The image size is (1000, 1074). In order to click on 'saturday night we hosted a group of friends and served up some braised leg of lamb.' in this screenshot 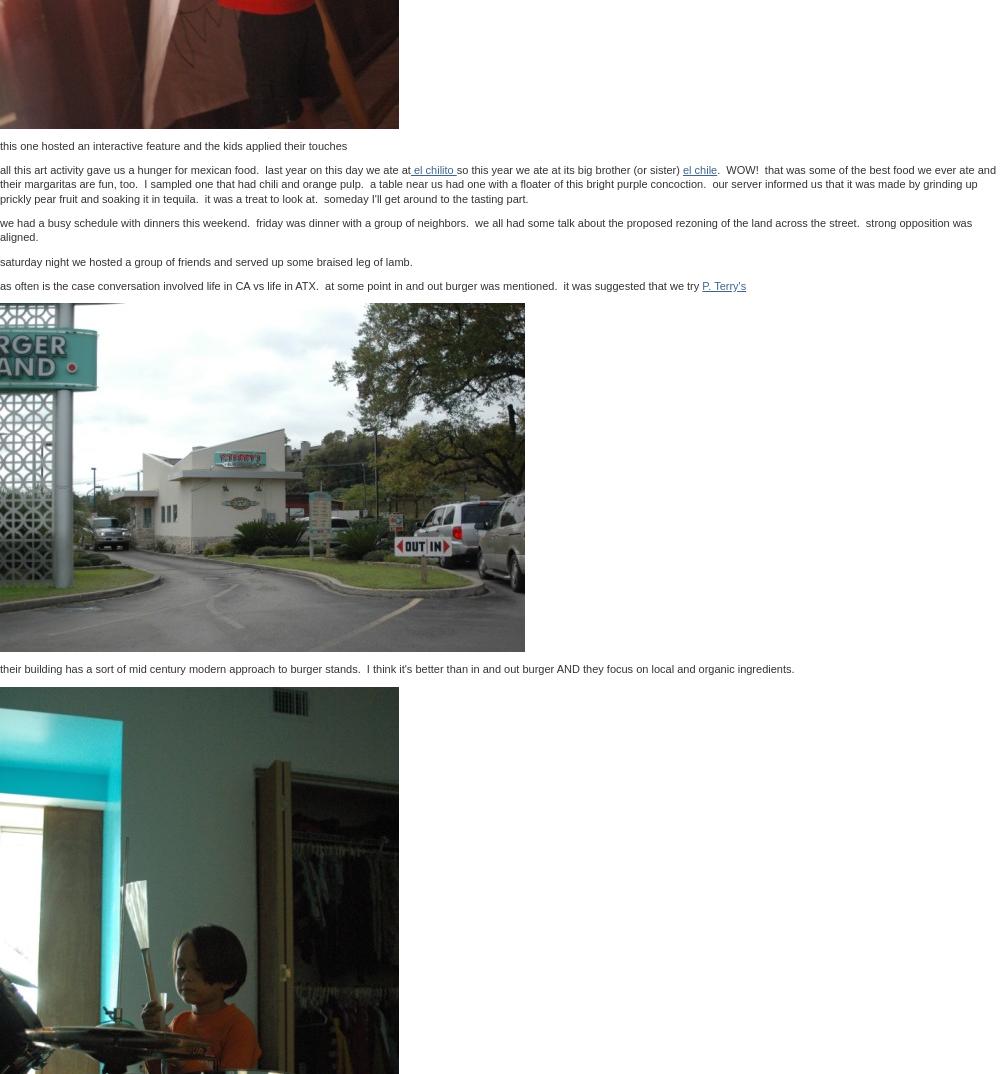, I will do `click(205, 259)`.